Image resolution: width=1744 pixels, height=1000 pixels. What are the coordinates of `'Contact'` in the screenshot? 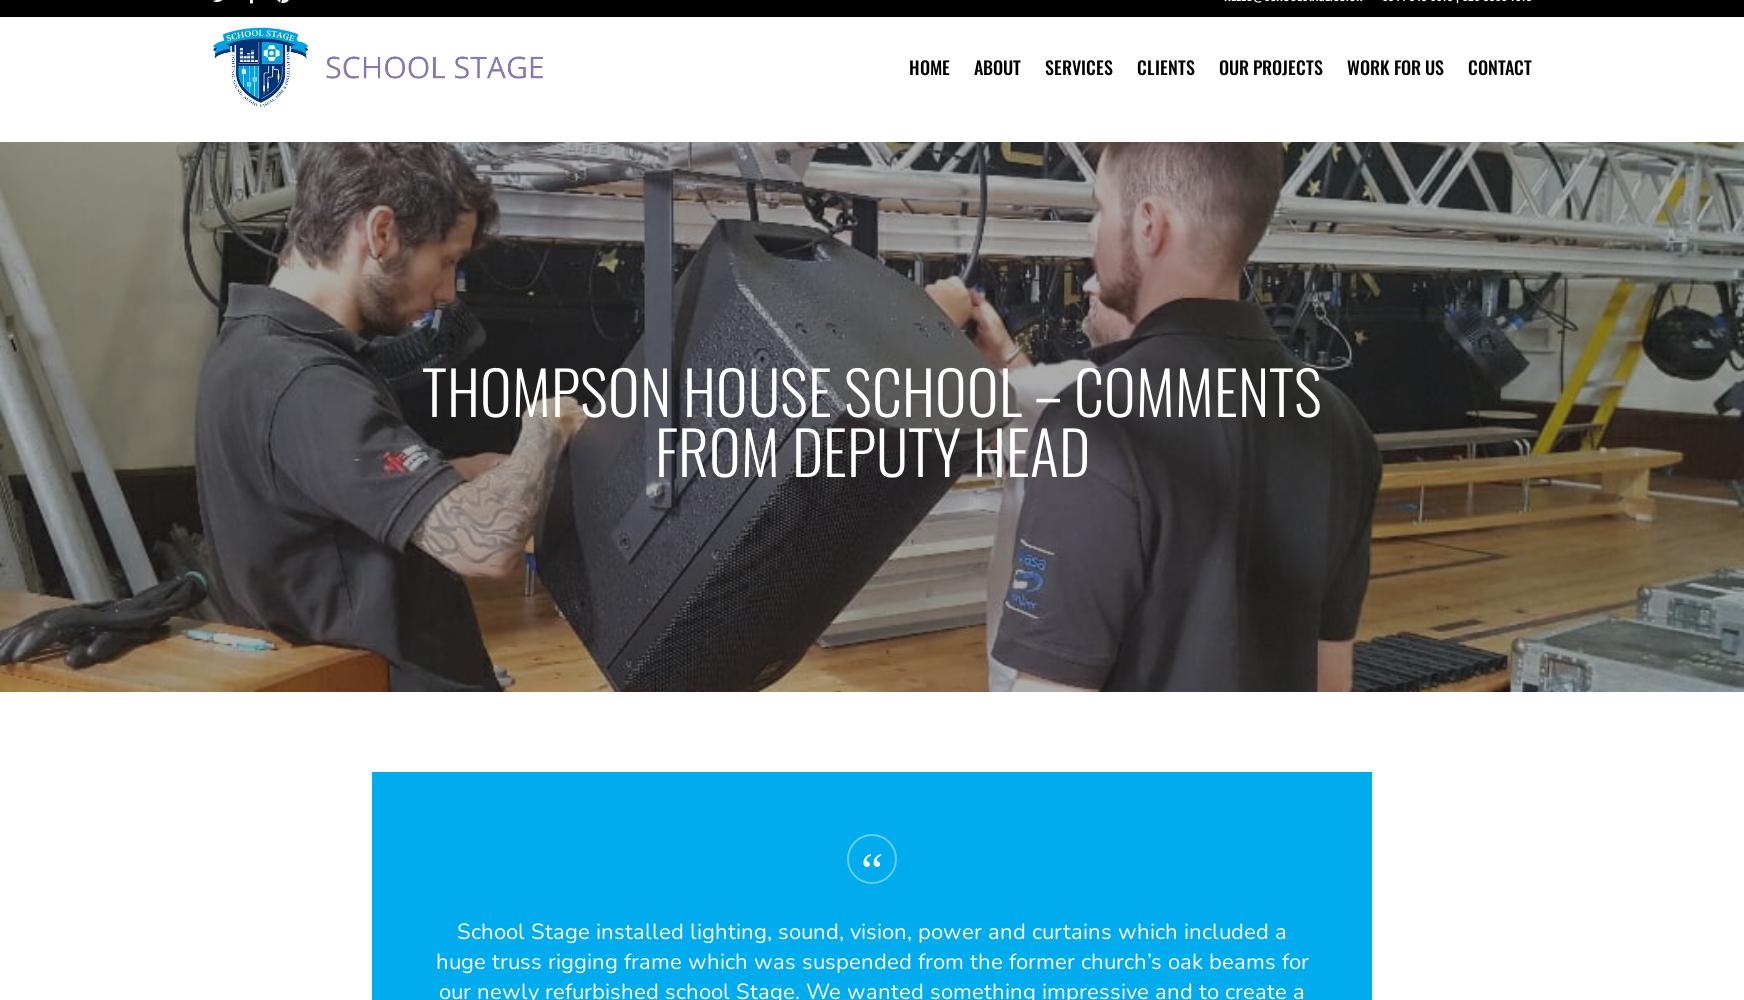 It's located at (1467, 91).